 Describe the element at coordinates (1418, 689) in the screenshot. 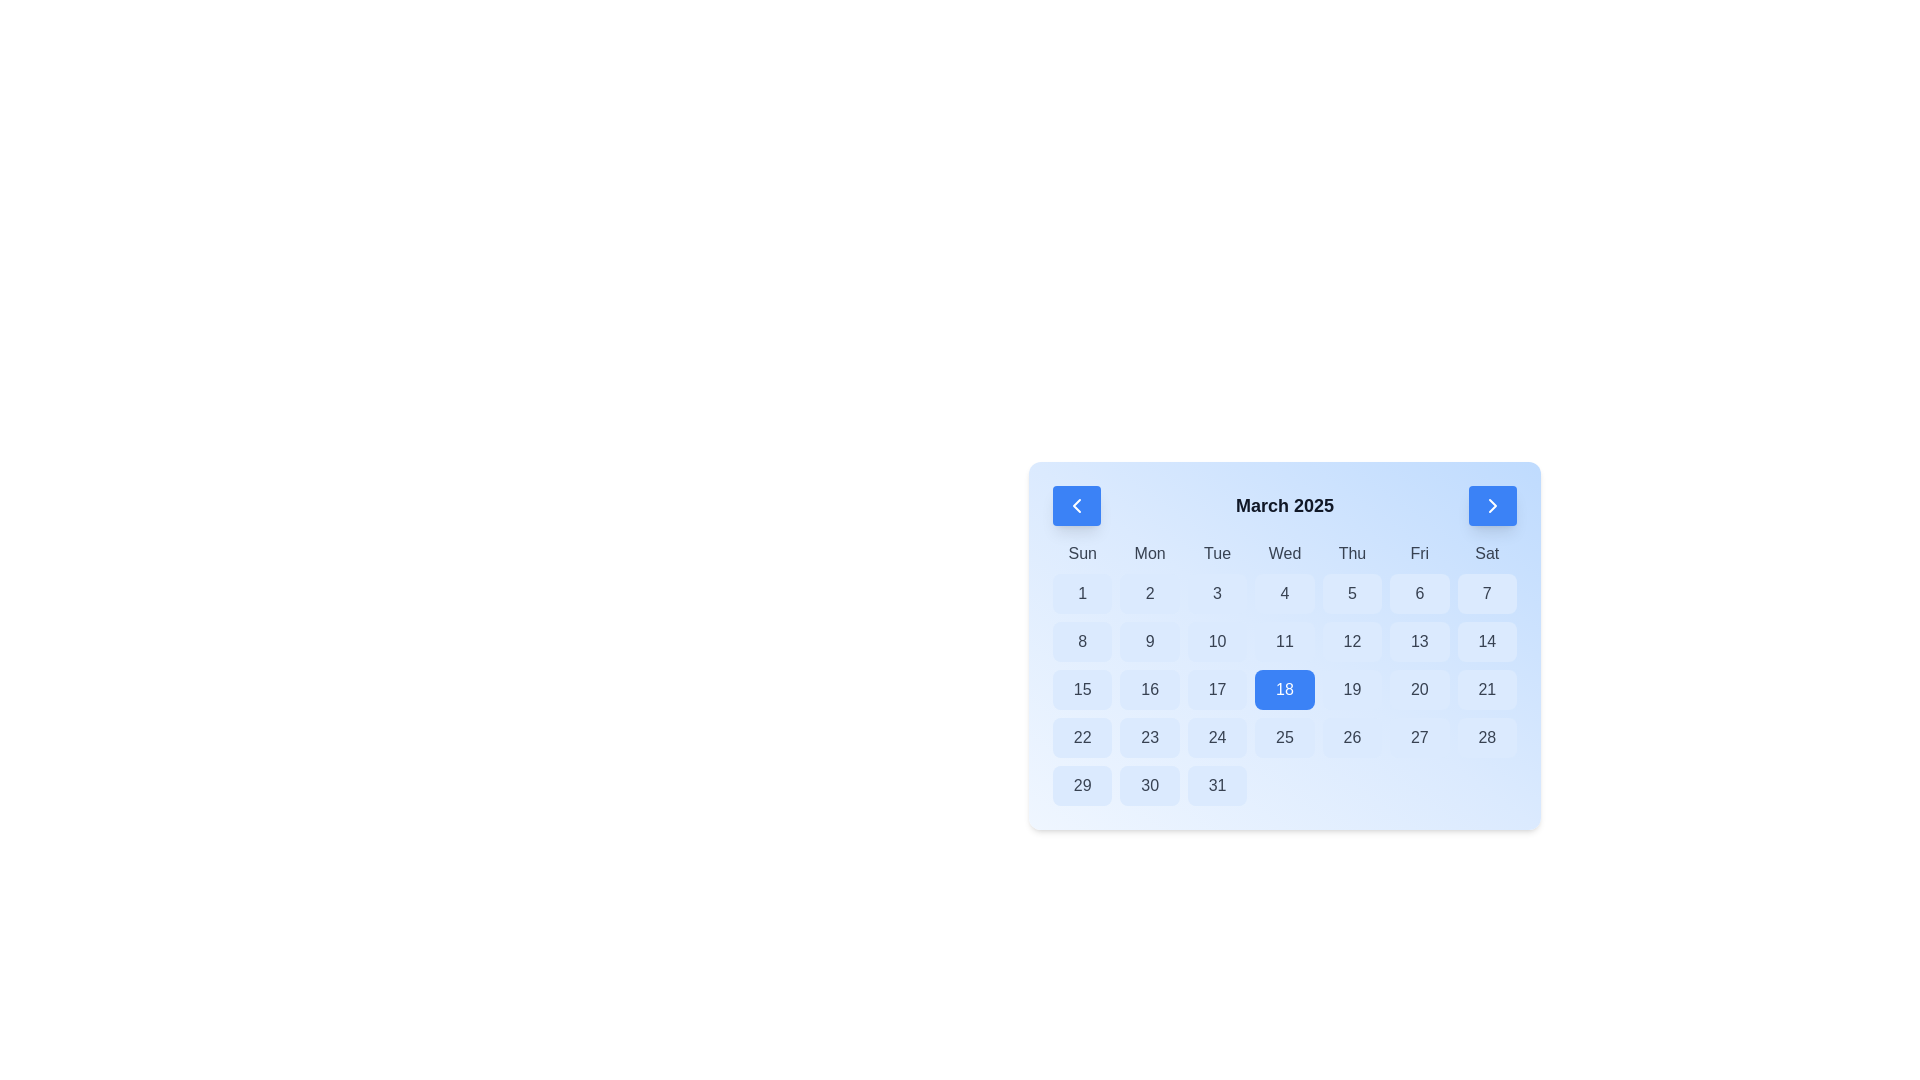

I see `the button displaying the number '20' in bold within the calendar grid under the 'Fri' column` at that location.